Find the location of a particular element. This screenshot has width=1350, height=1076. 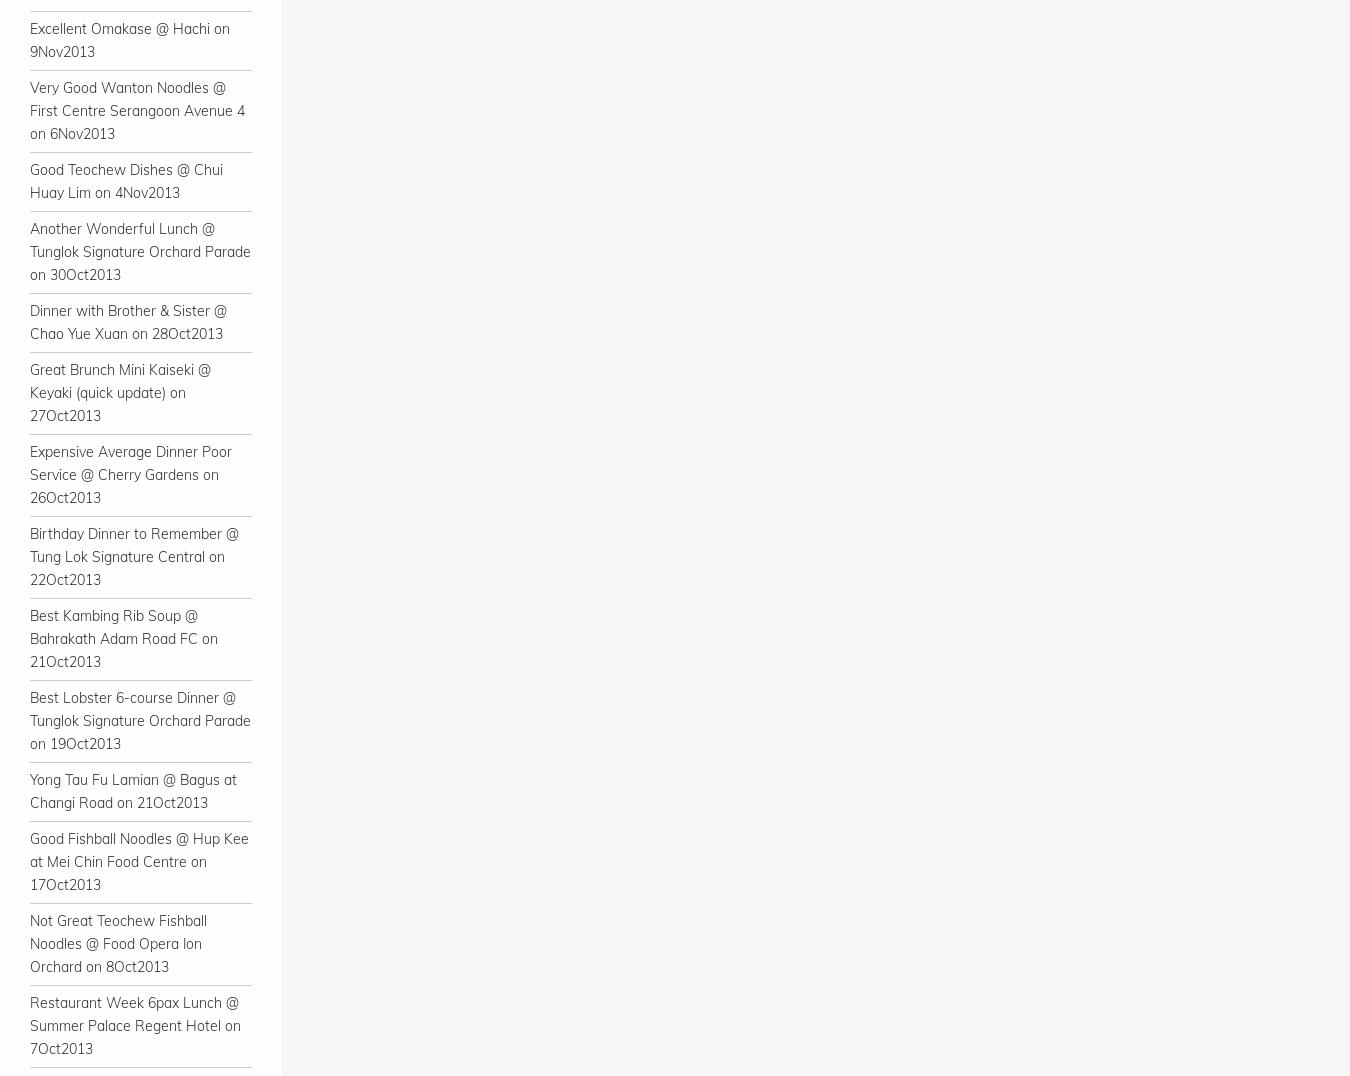

'Dinner with Brother & Sister @ Chao Yue Xuan on 28Oct2013' is located at coordinates (28, 322).